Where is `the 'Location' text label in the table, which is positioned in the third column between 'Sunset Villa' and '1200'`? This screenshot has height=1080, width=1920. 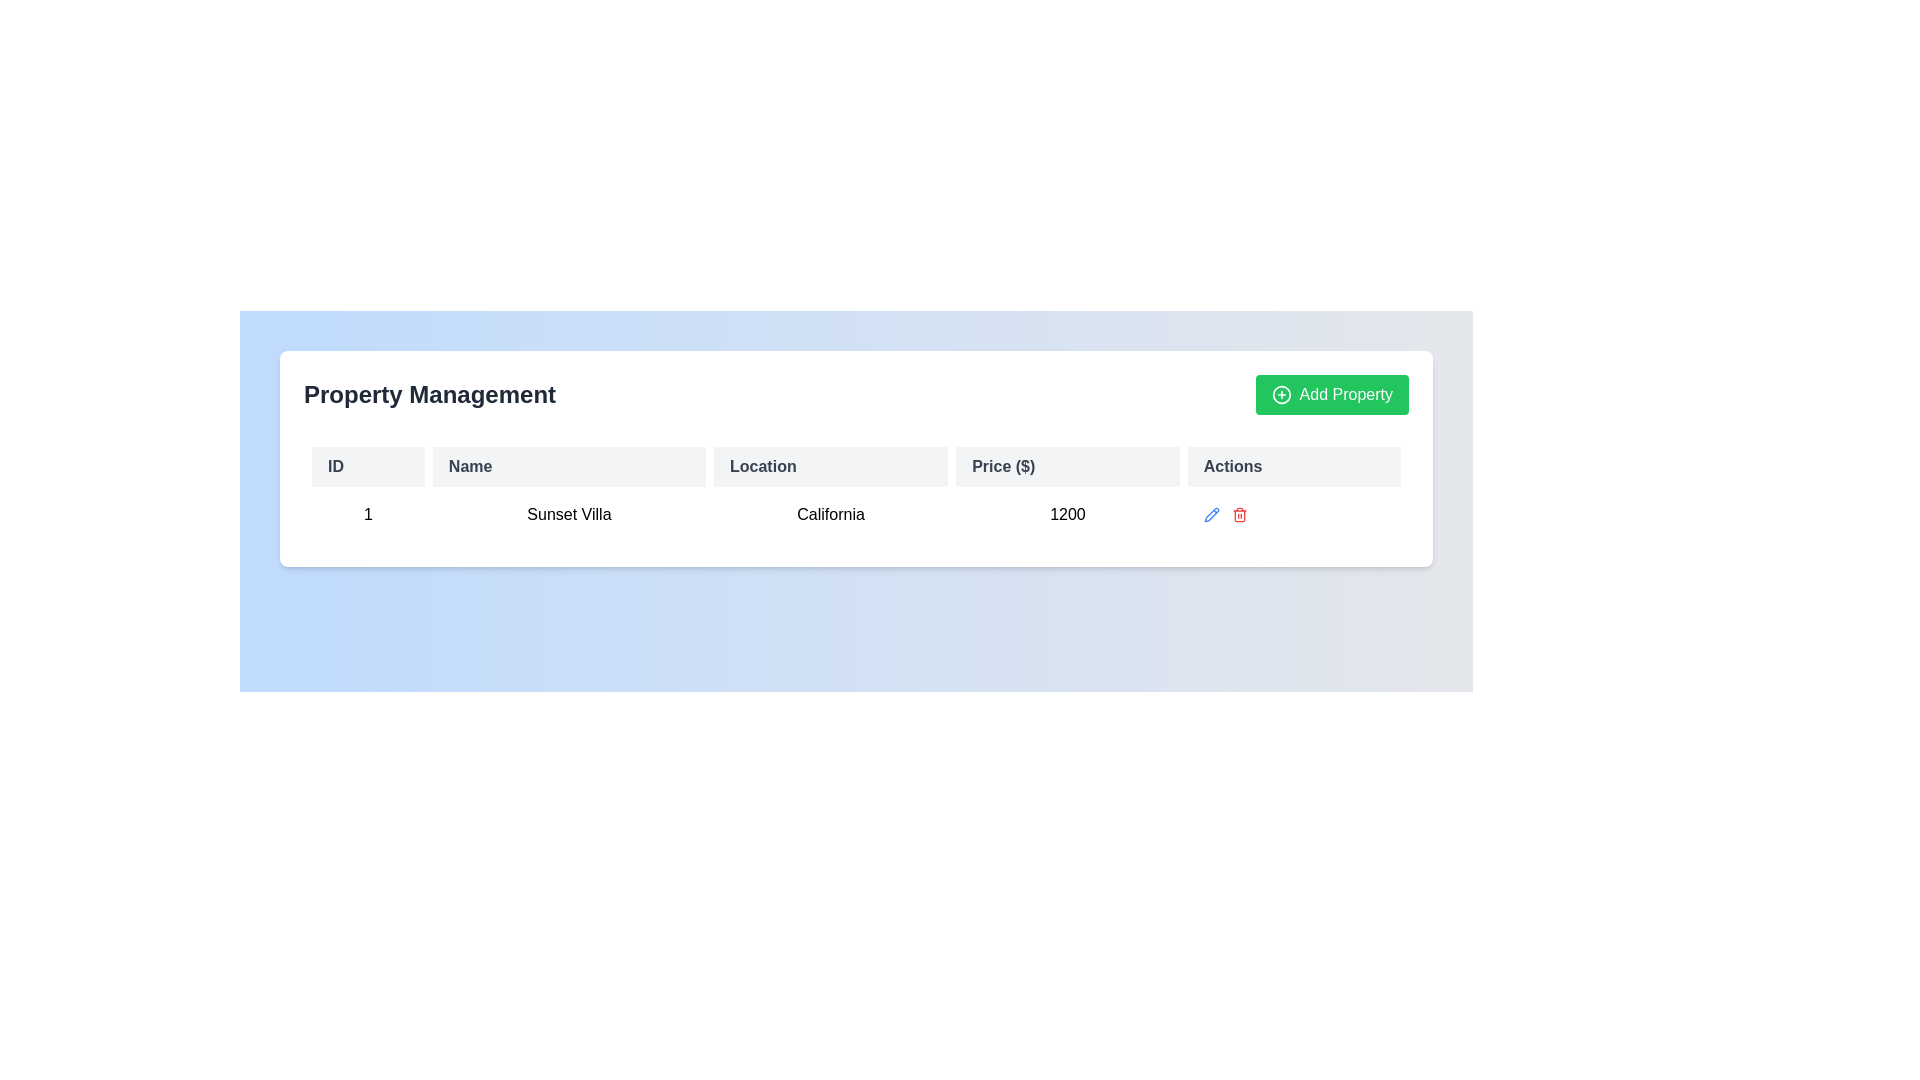
the 'Location' text label in the table, which is positioned in the third column between 'Sunset Villa' and '1200' is located at coordinates (831, 514).